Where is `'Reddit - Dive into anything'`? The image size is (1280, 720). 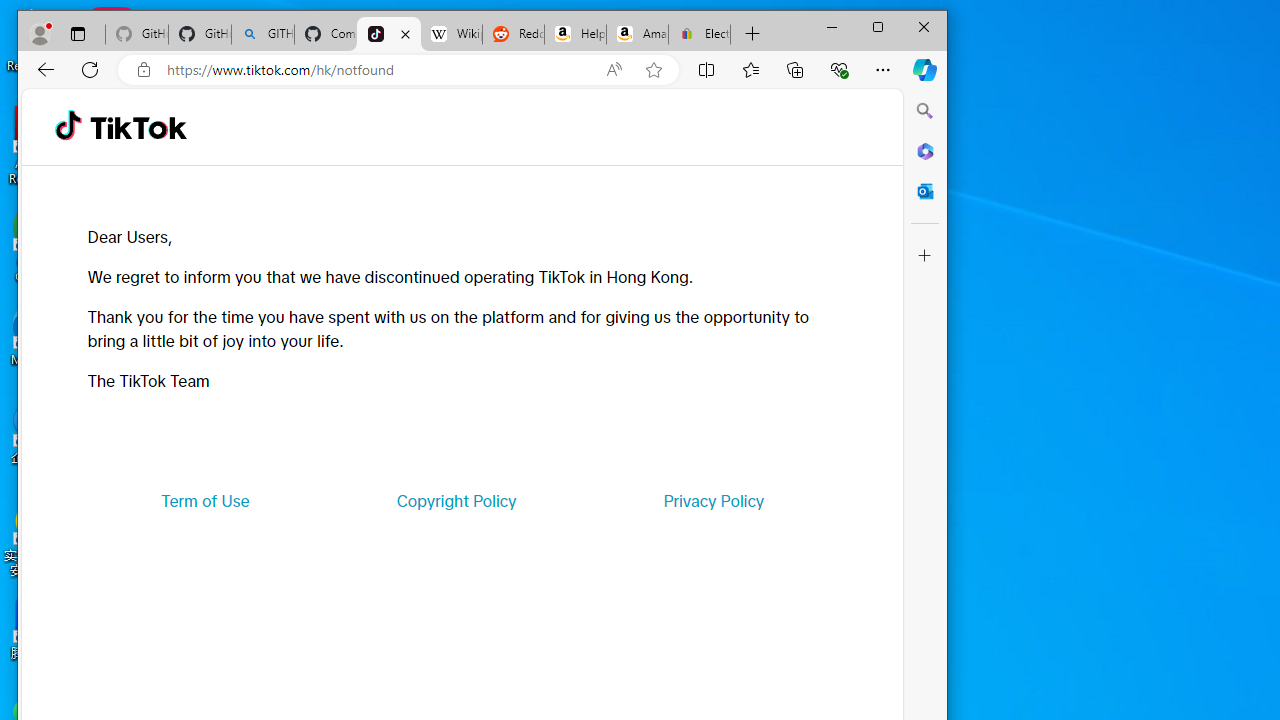 'Reddit - Dive into anything' is located at coordinates (513, 34).